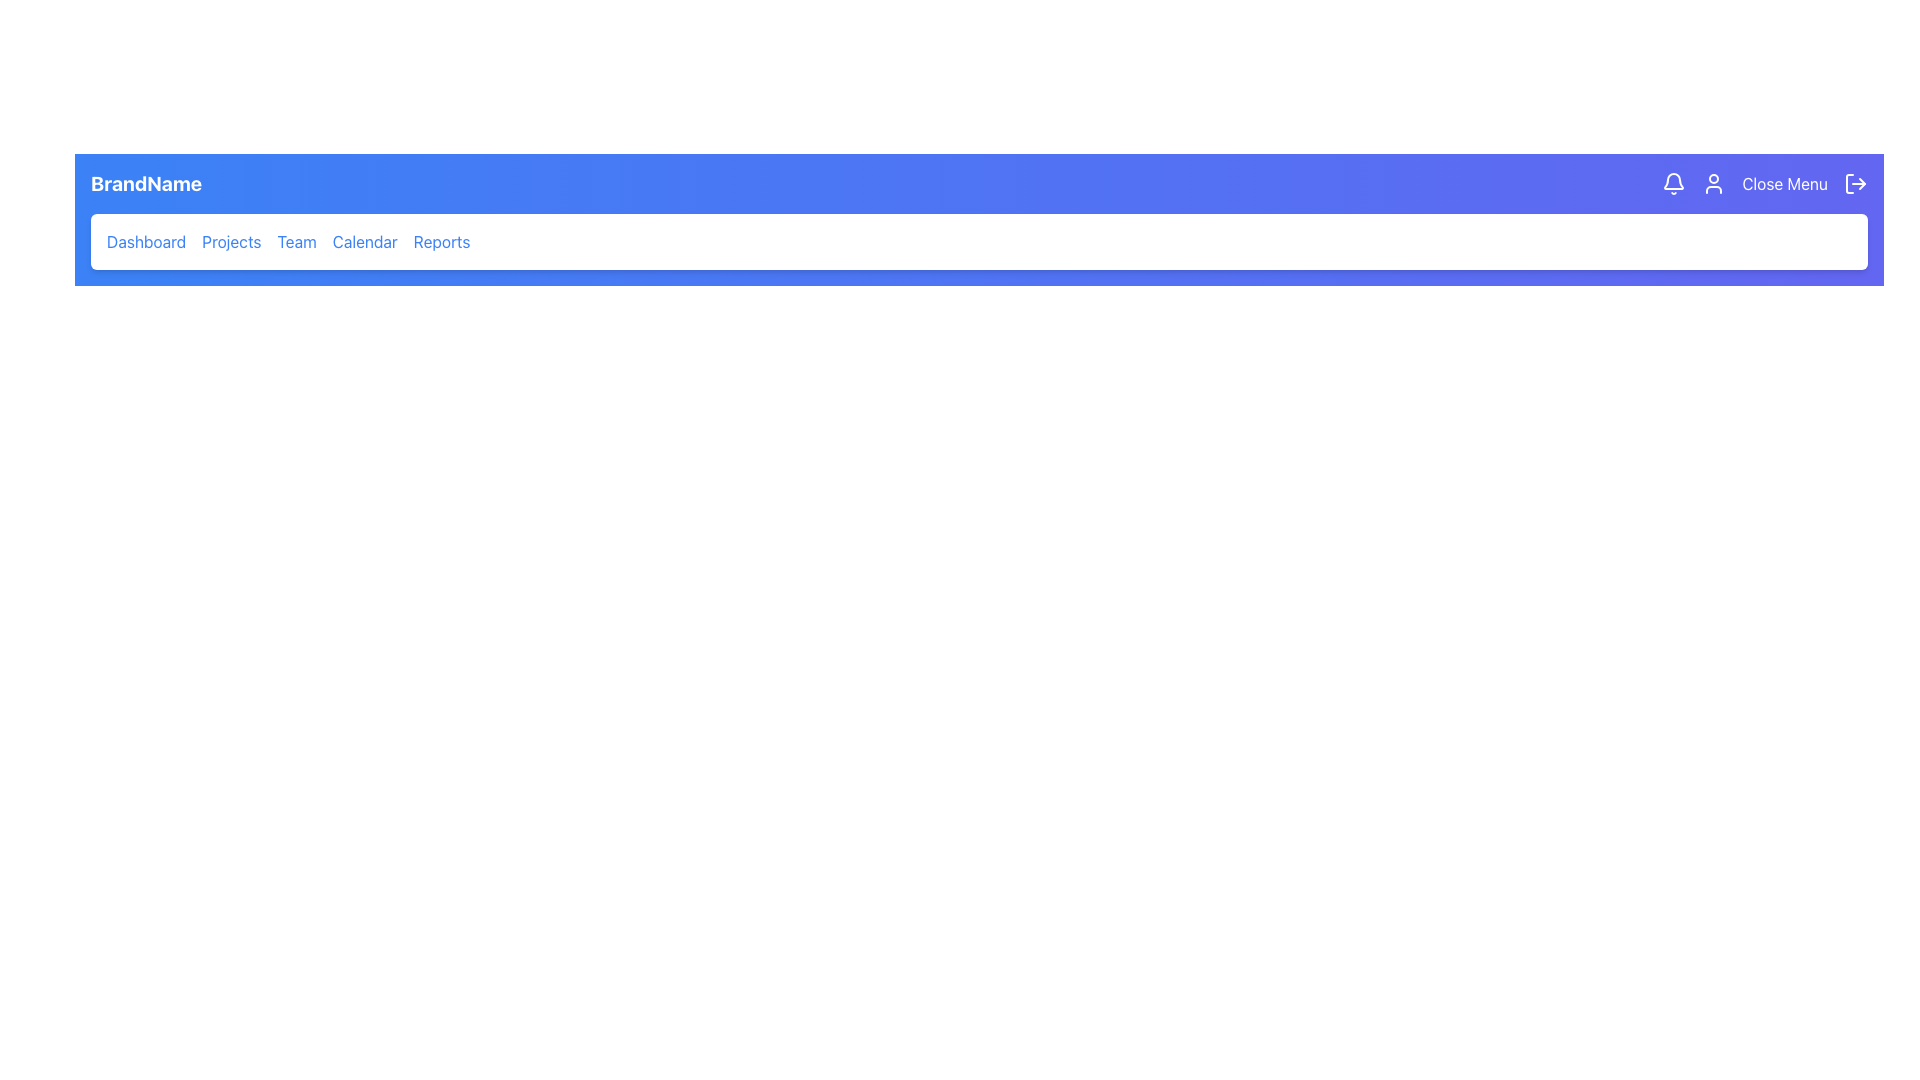 This screenshot has width=1920, height=1080. What do you see at coordinates (1674, 184) in the screenshot?
I see `the notification icon located in the horizontal navigation bar` at bounding box center [1674, 184].